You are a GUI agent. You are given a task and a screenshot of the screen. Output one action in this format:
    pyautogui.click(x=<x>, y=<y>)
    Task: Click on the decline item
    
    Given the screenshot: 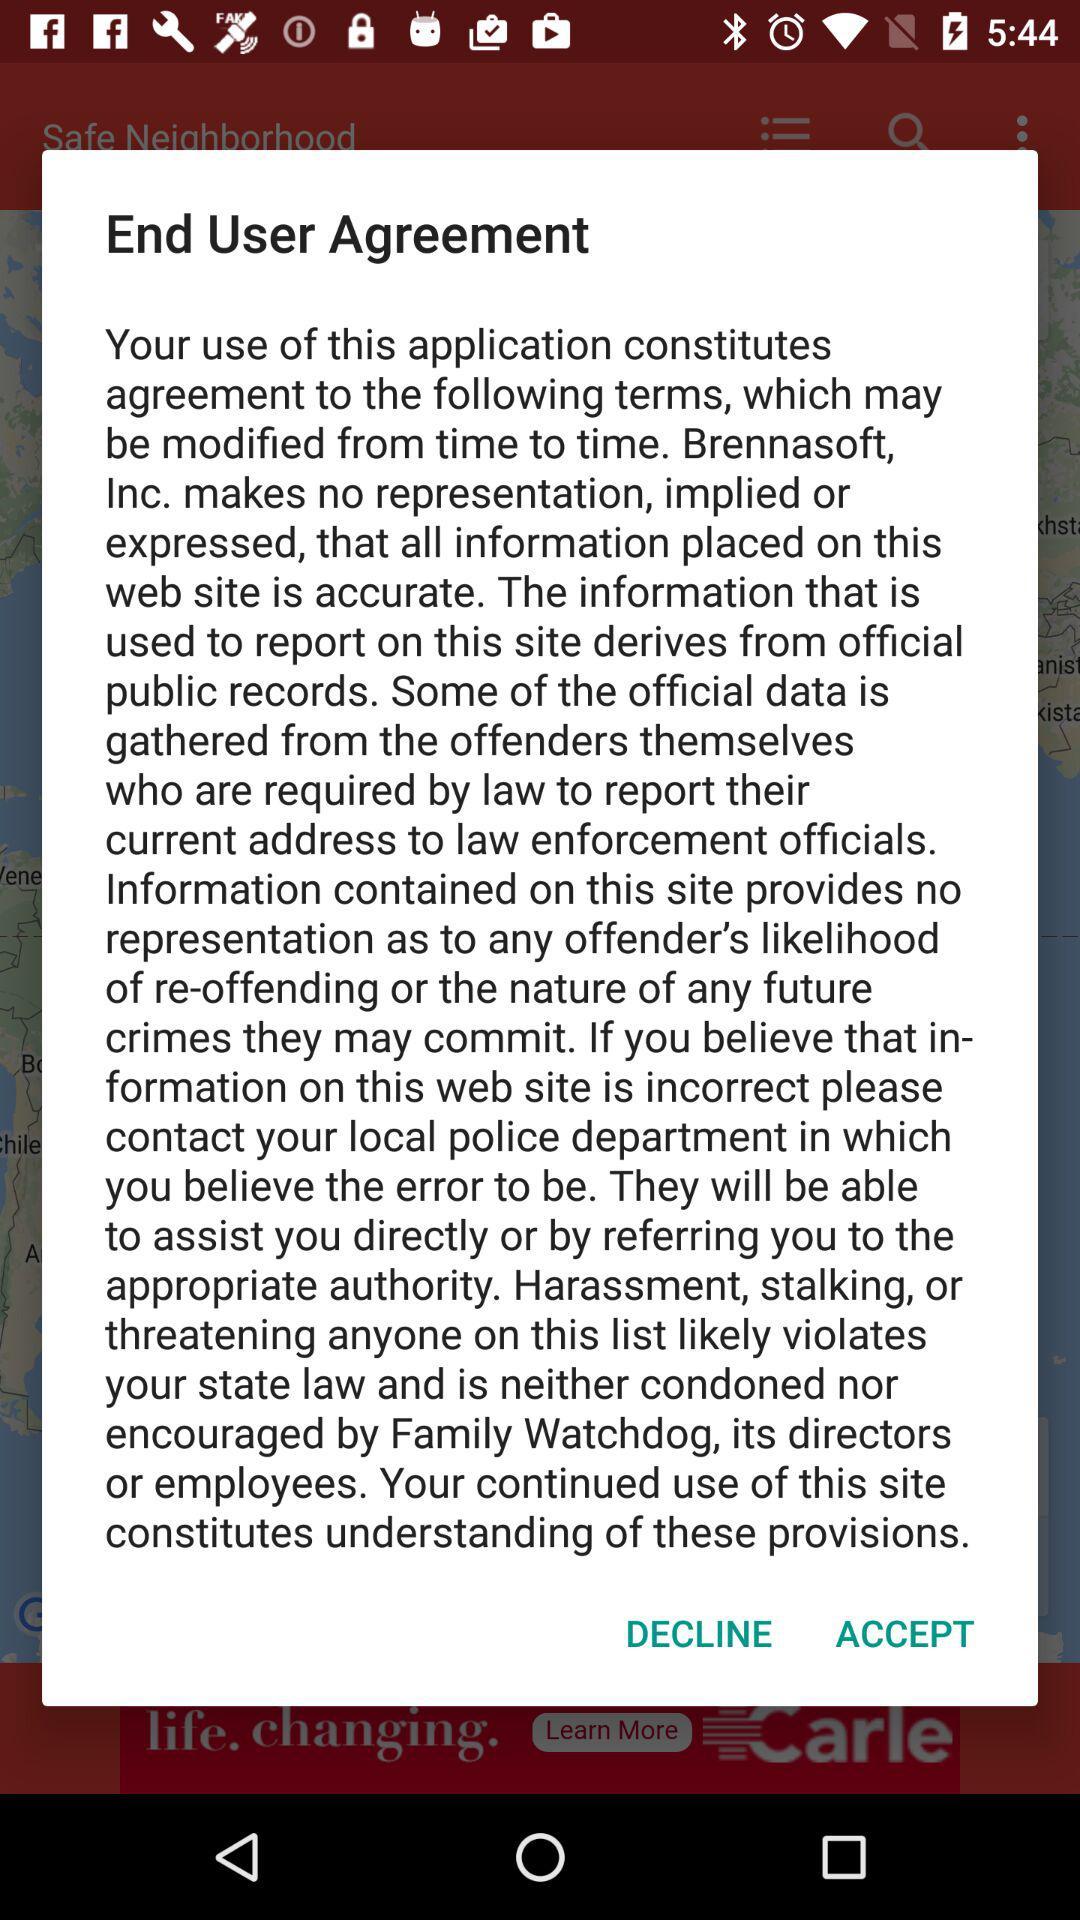 What is the action you would take?
    pyautogui.click(x=697, y=1632)
    